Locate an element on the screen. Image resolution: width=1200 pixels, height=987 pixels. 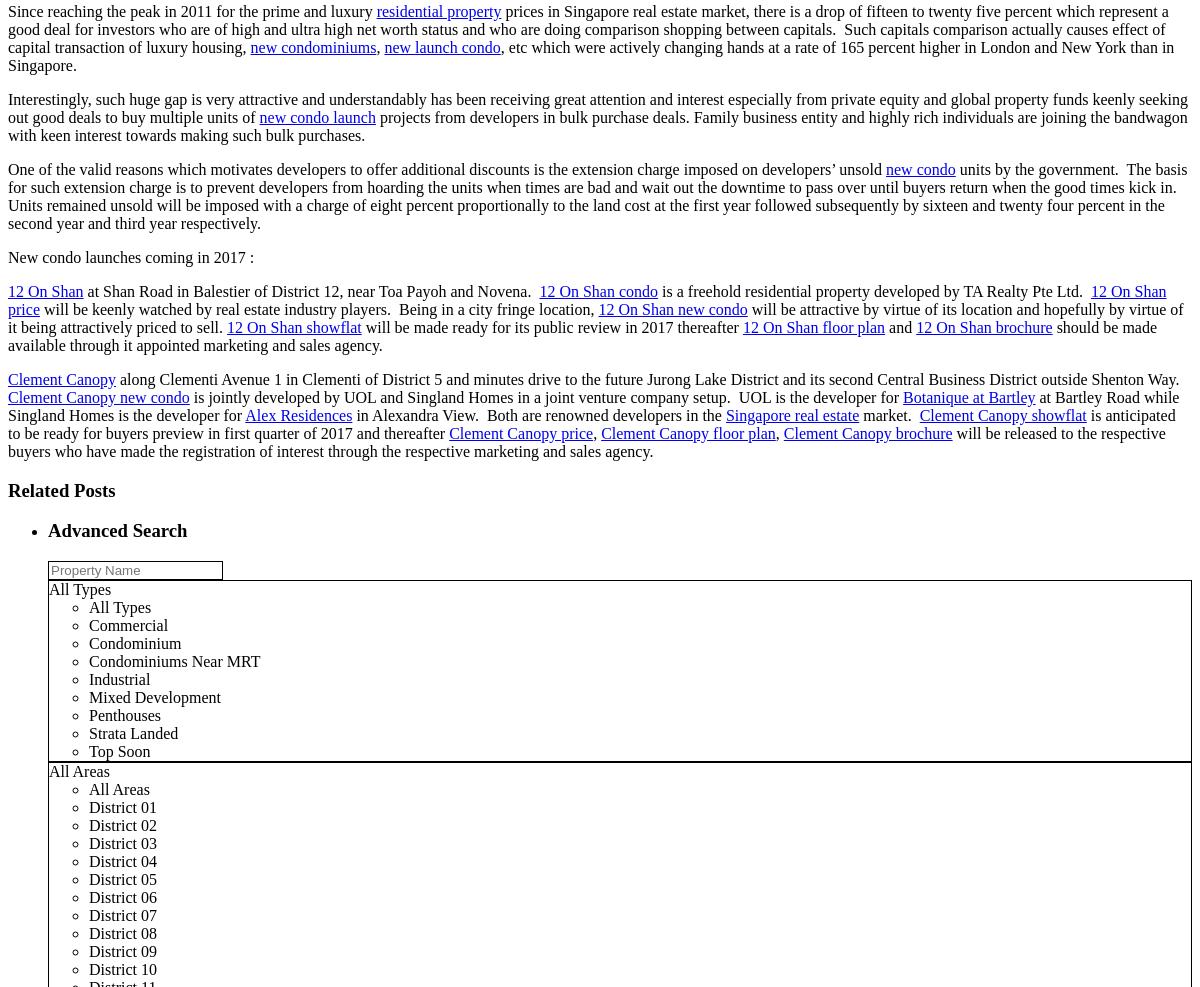
'District 01' is located at coordinates (122, 807).